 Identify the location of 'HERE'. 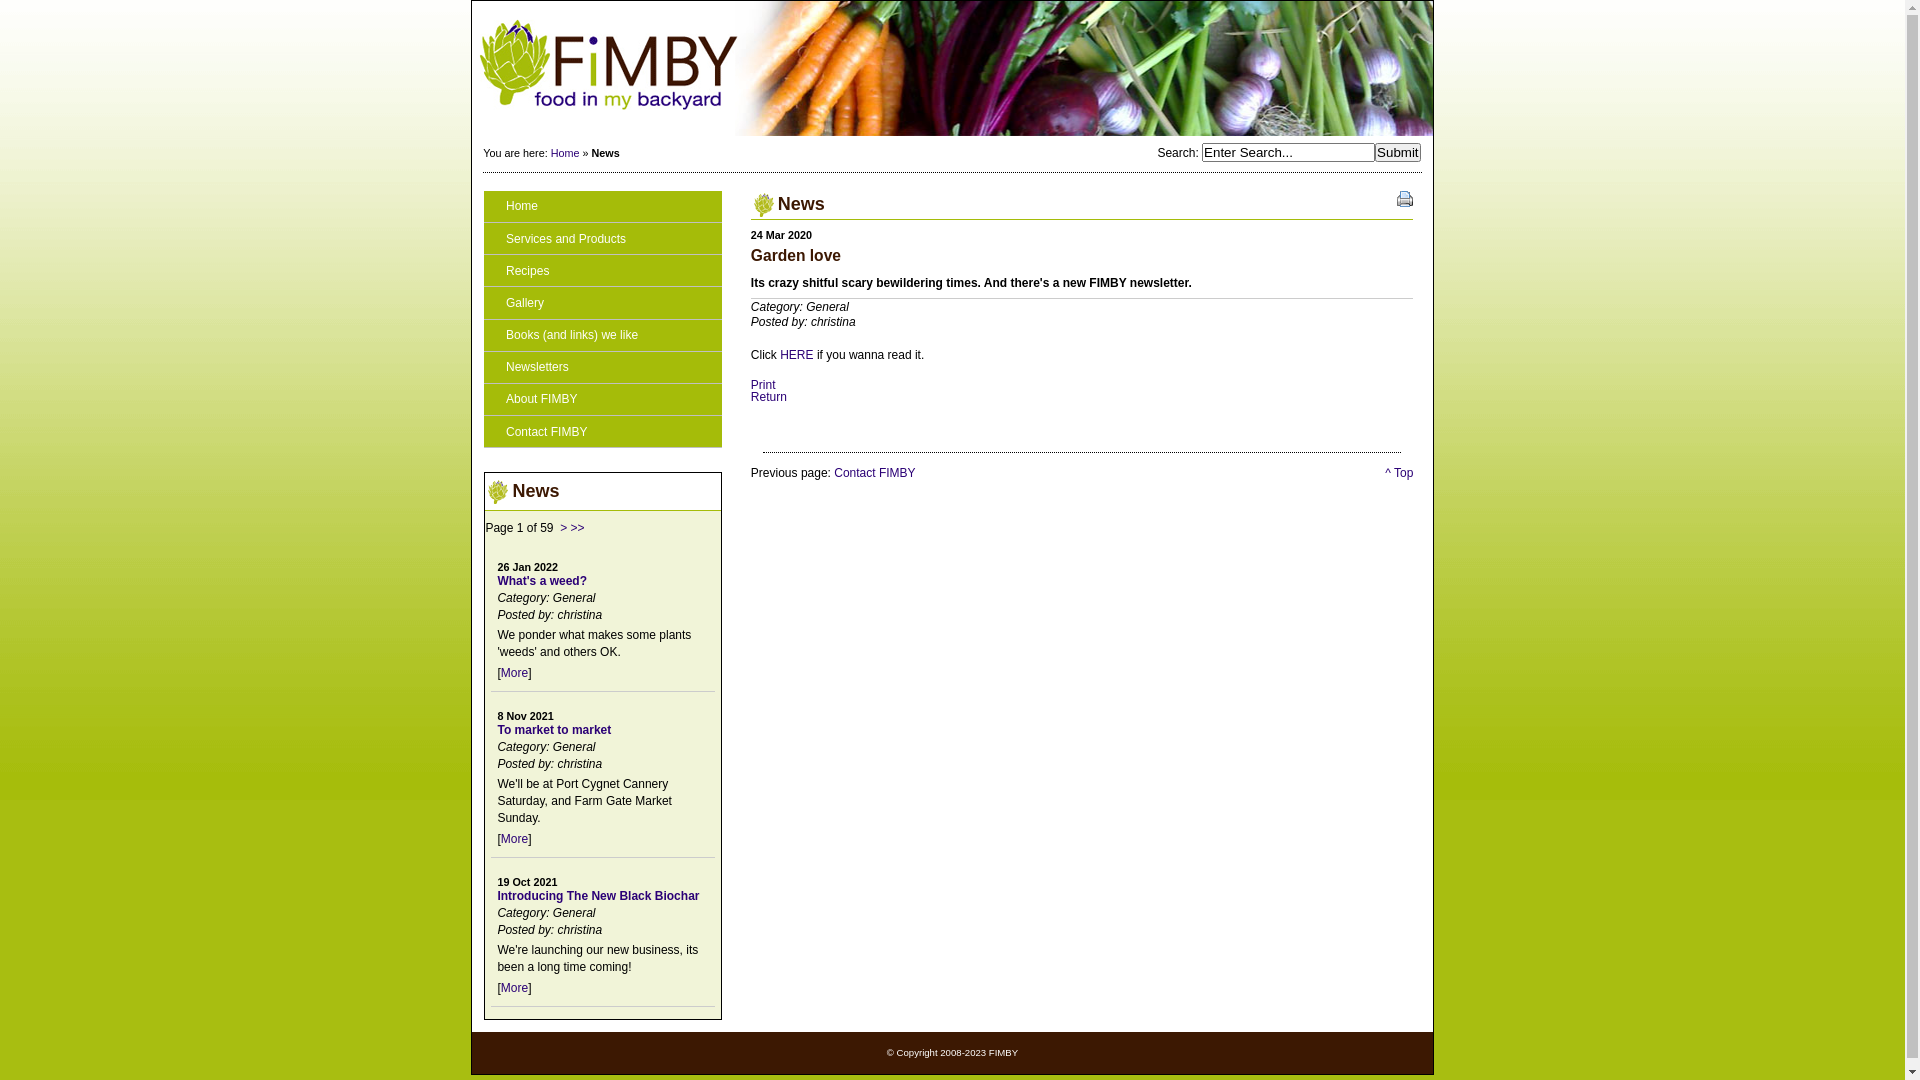
(795, 353).